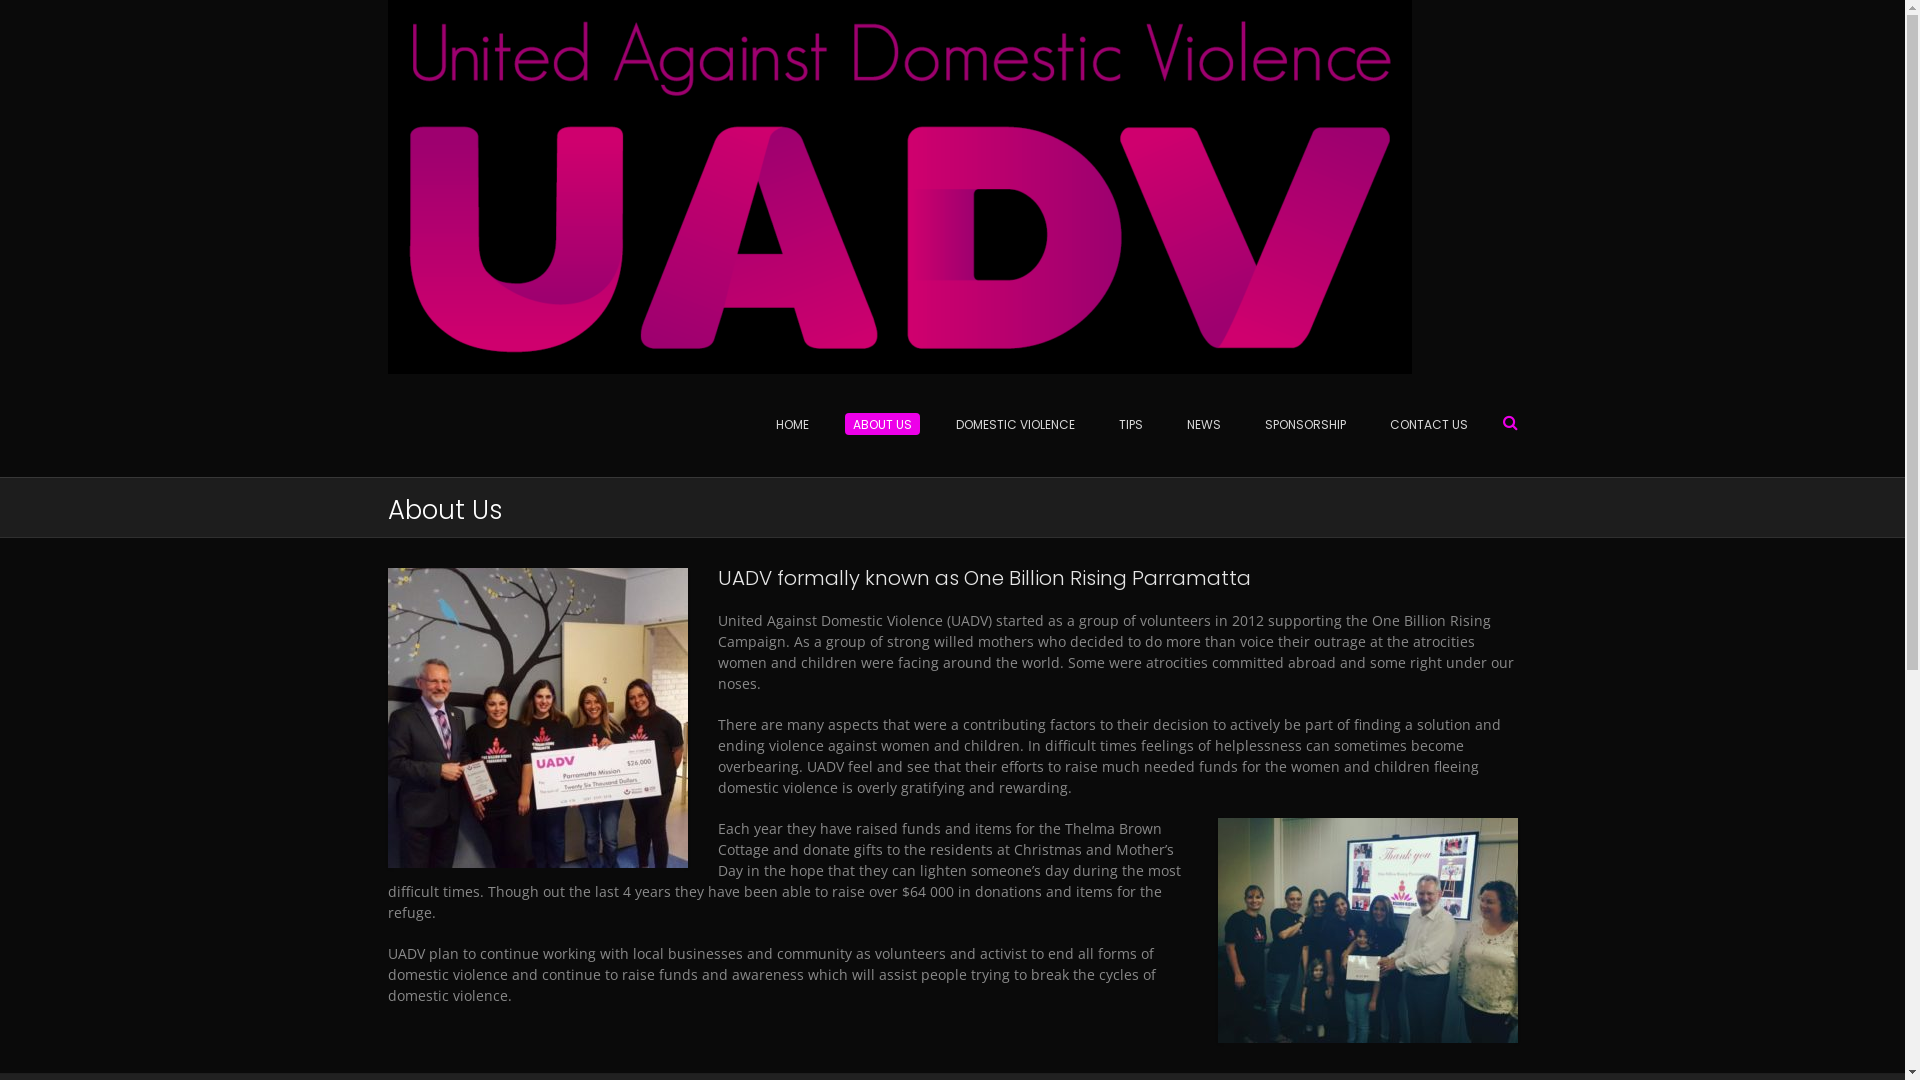 This screenshot has width=1920, height=1080. I want to click on 'SPONSORSHIP', so click(1304, 424).